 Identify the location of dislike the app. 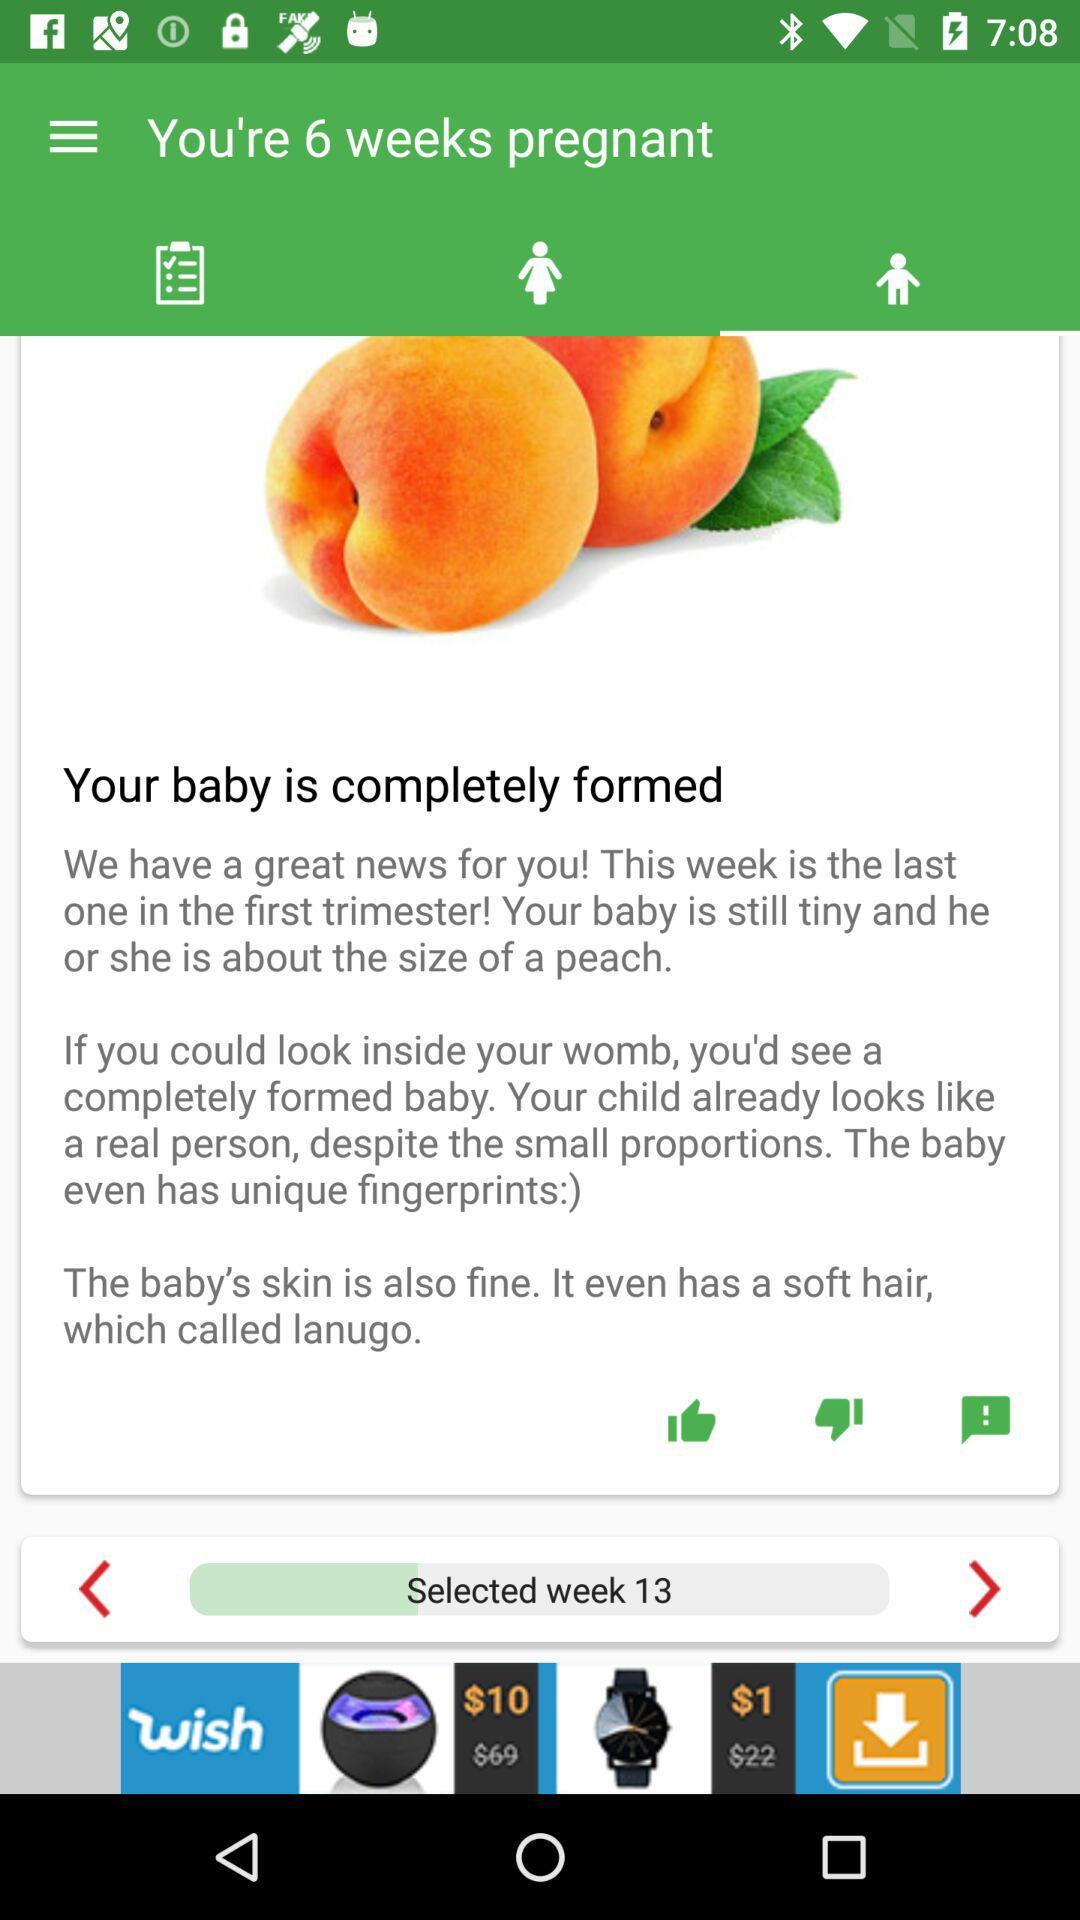
(838, 1418).